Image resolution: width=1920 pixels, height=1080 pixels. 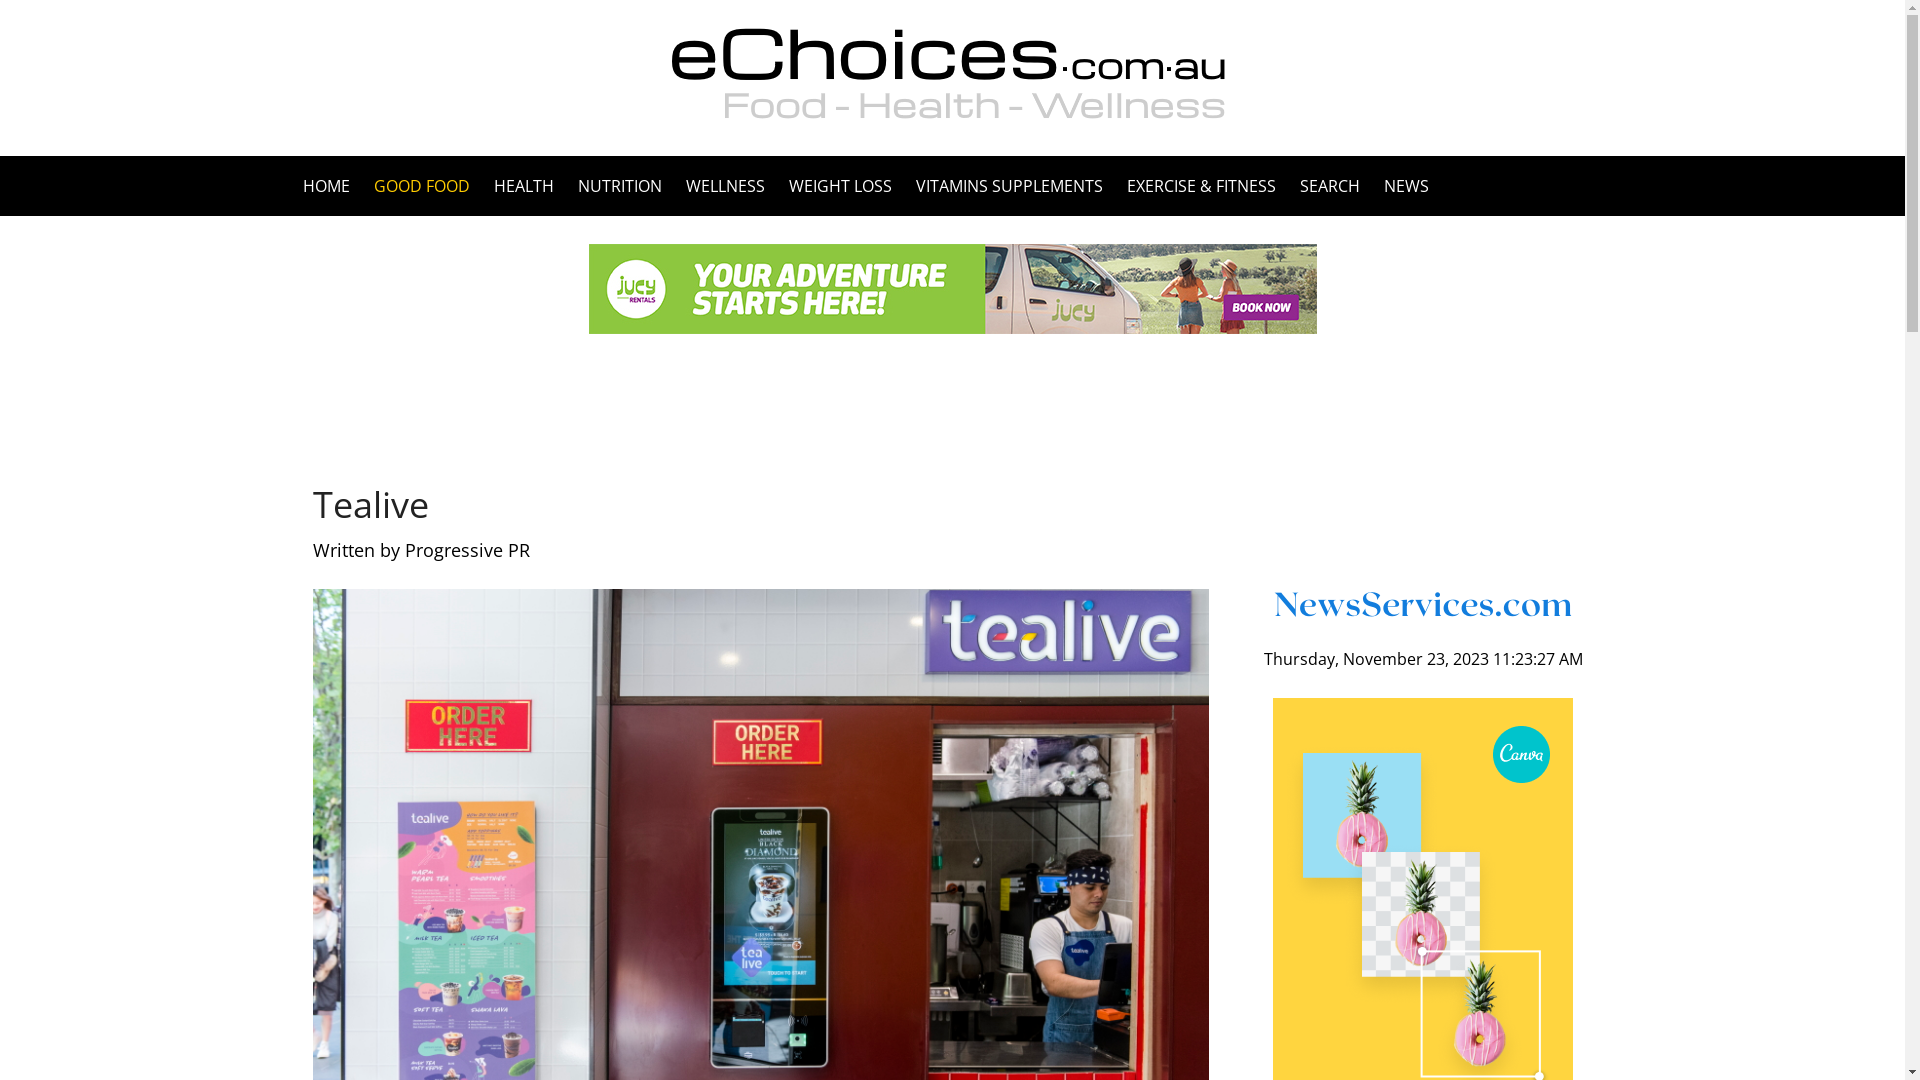 I want to click on 'NEWS', so click(x=1399, y=185).